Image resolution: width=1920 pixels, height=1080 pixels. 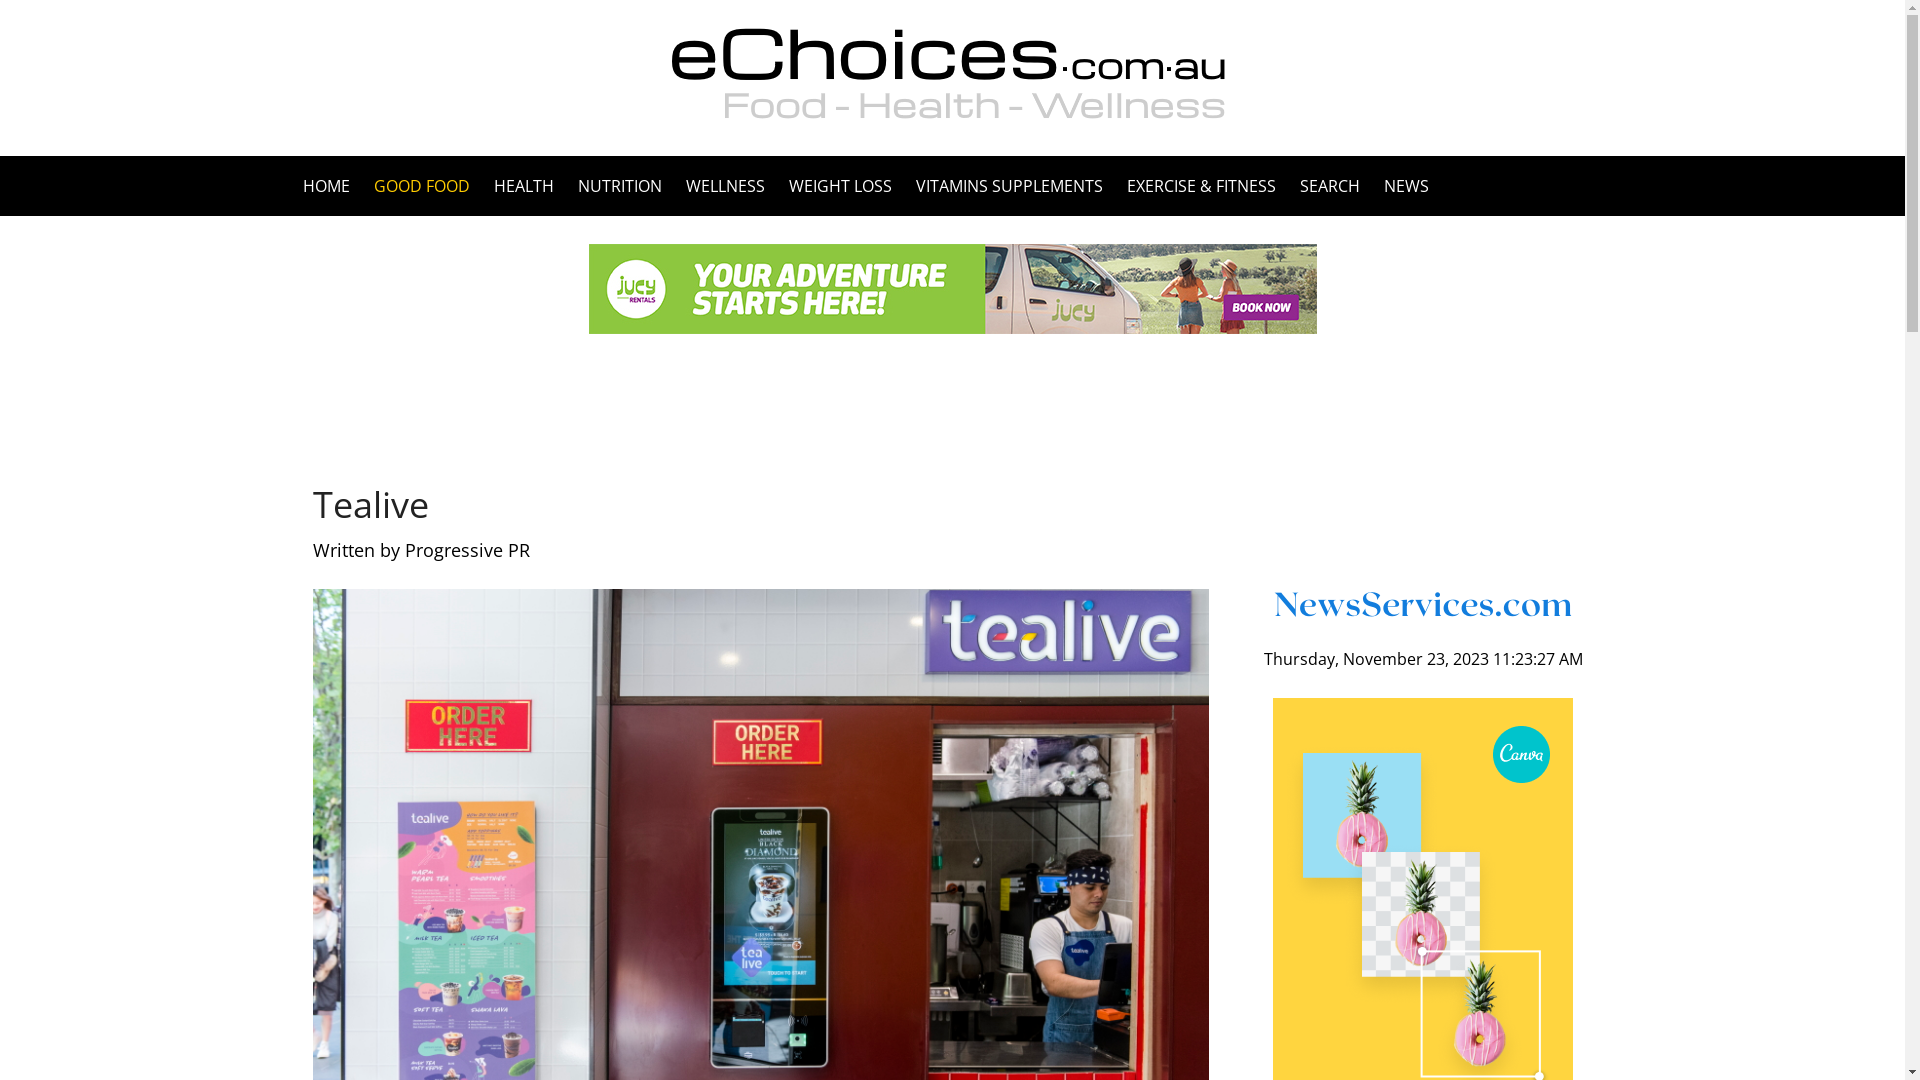 I want to click on 'NEWS', so click(x=1399, y=185).